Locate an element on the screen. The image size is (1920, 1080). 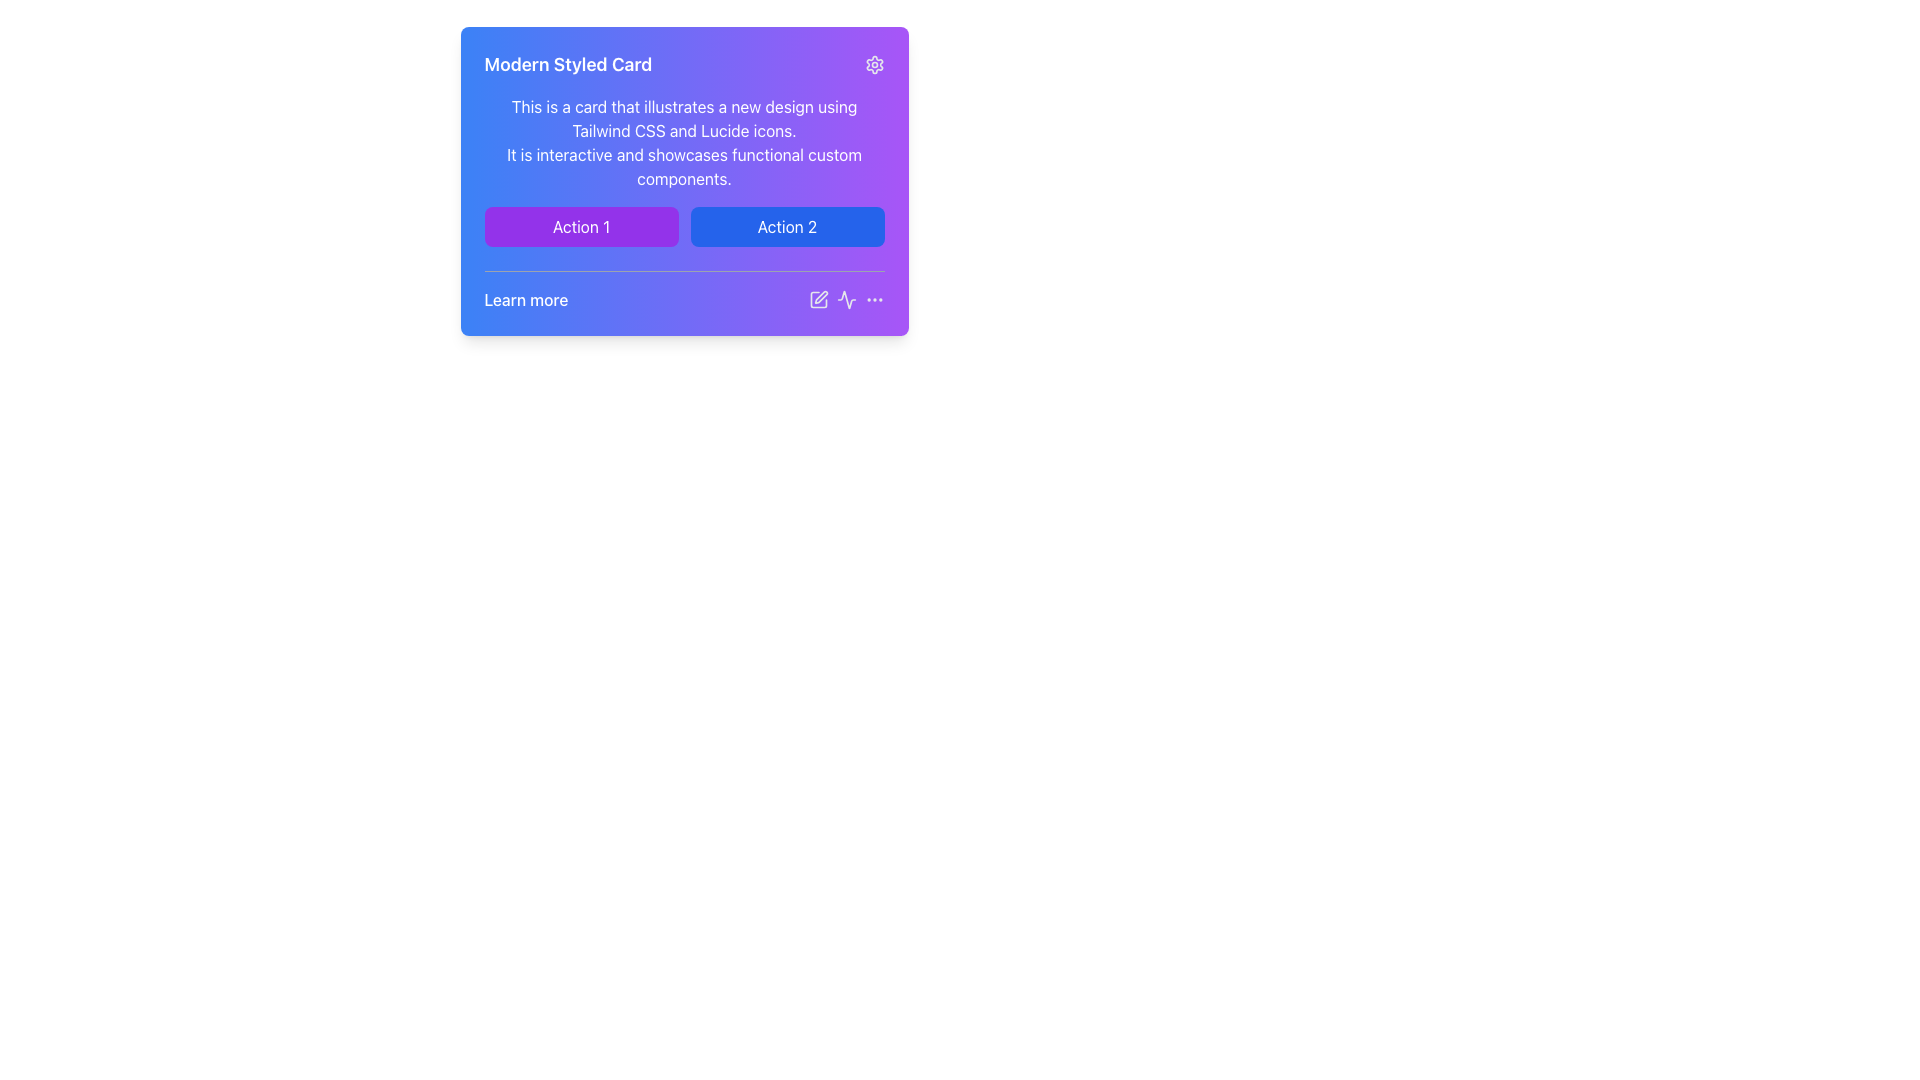
the waveform icon located at the bottom-right corner of the card, which is the second icon in a row of three is located at coordinates (846, 300).